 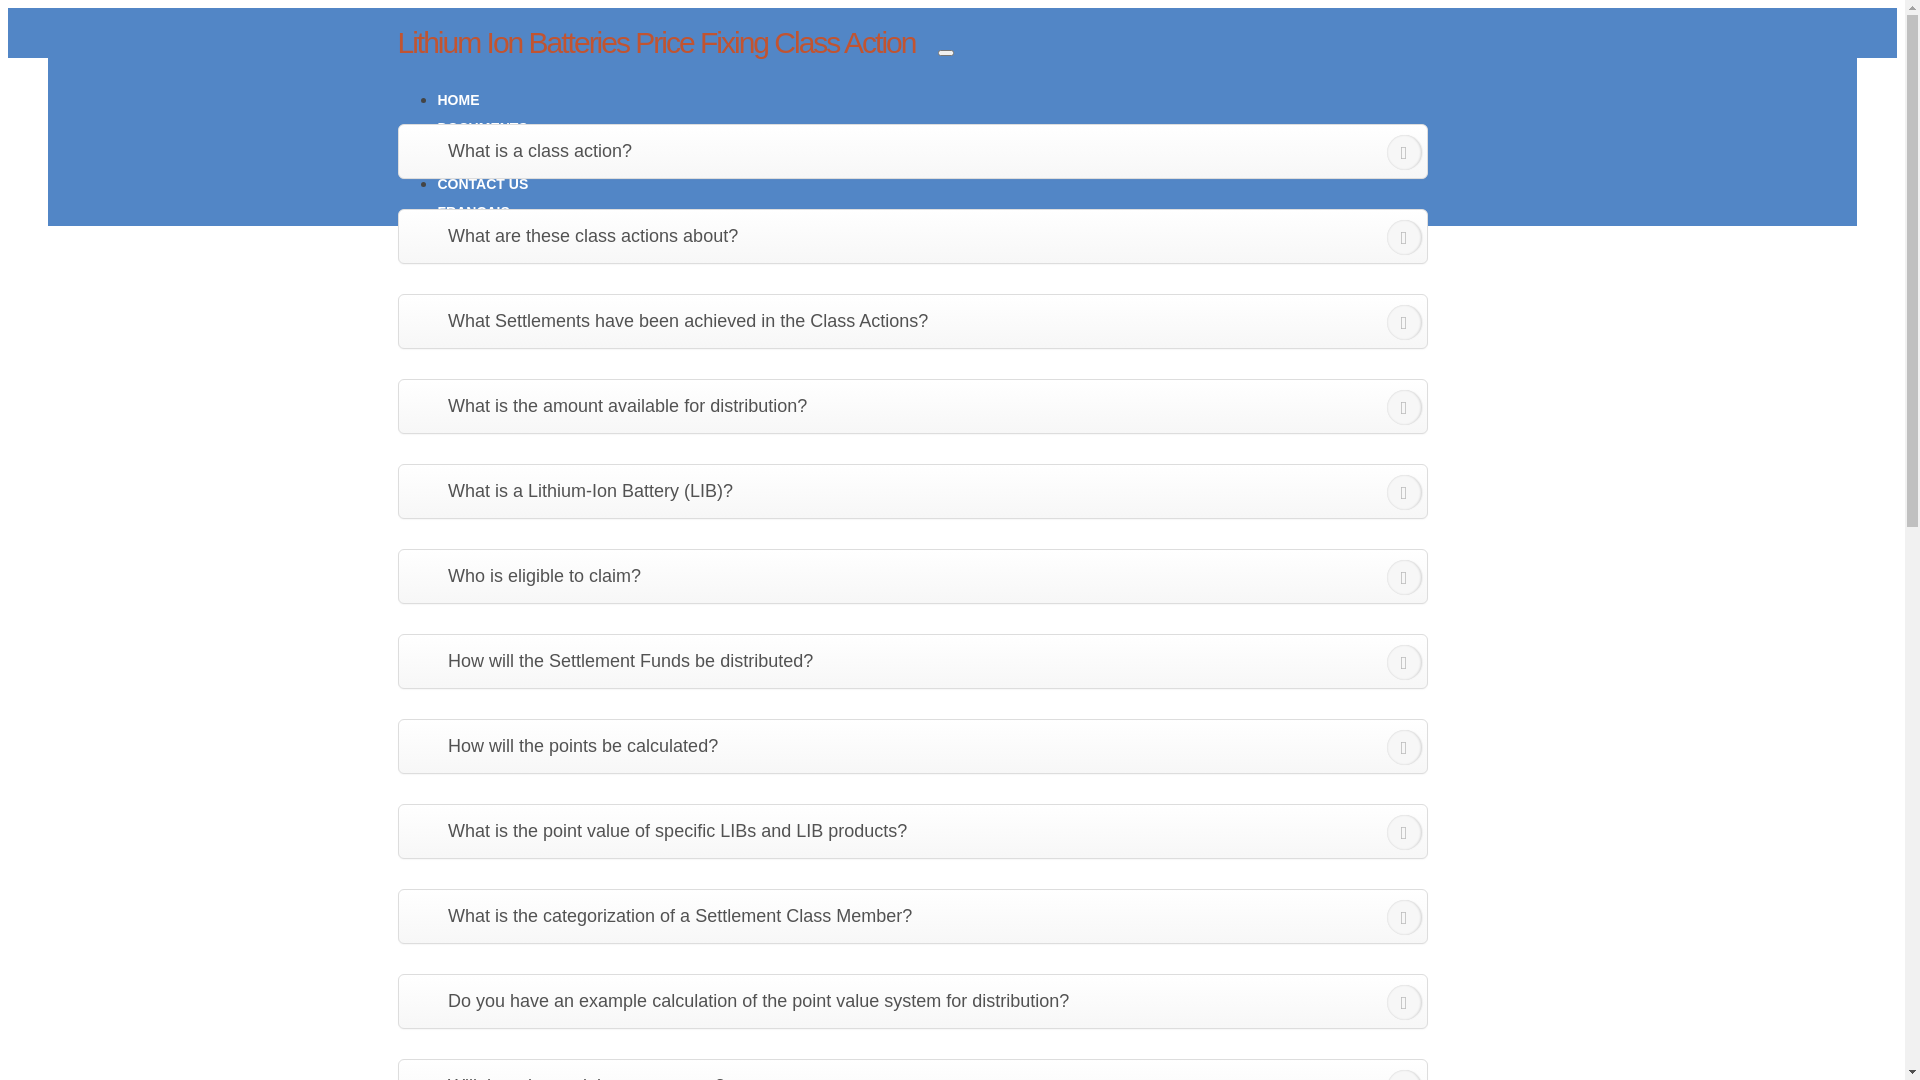 I want to click on 'FRANCAIS', so click(x=473, y=212).